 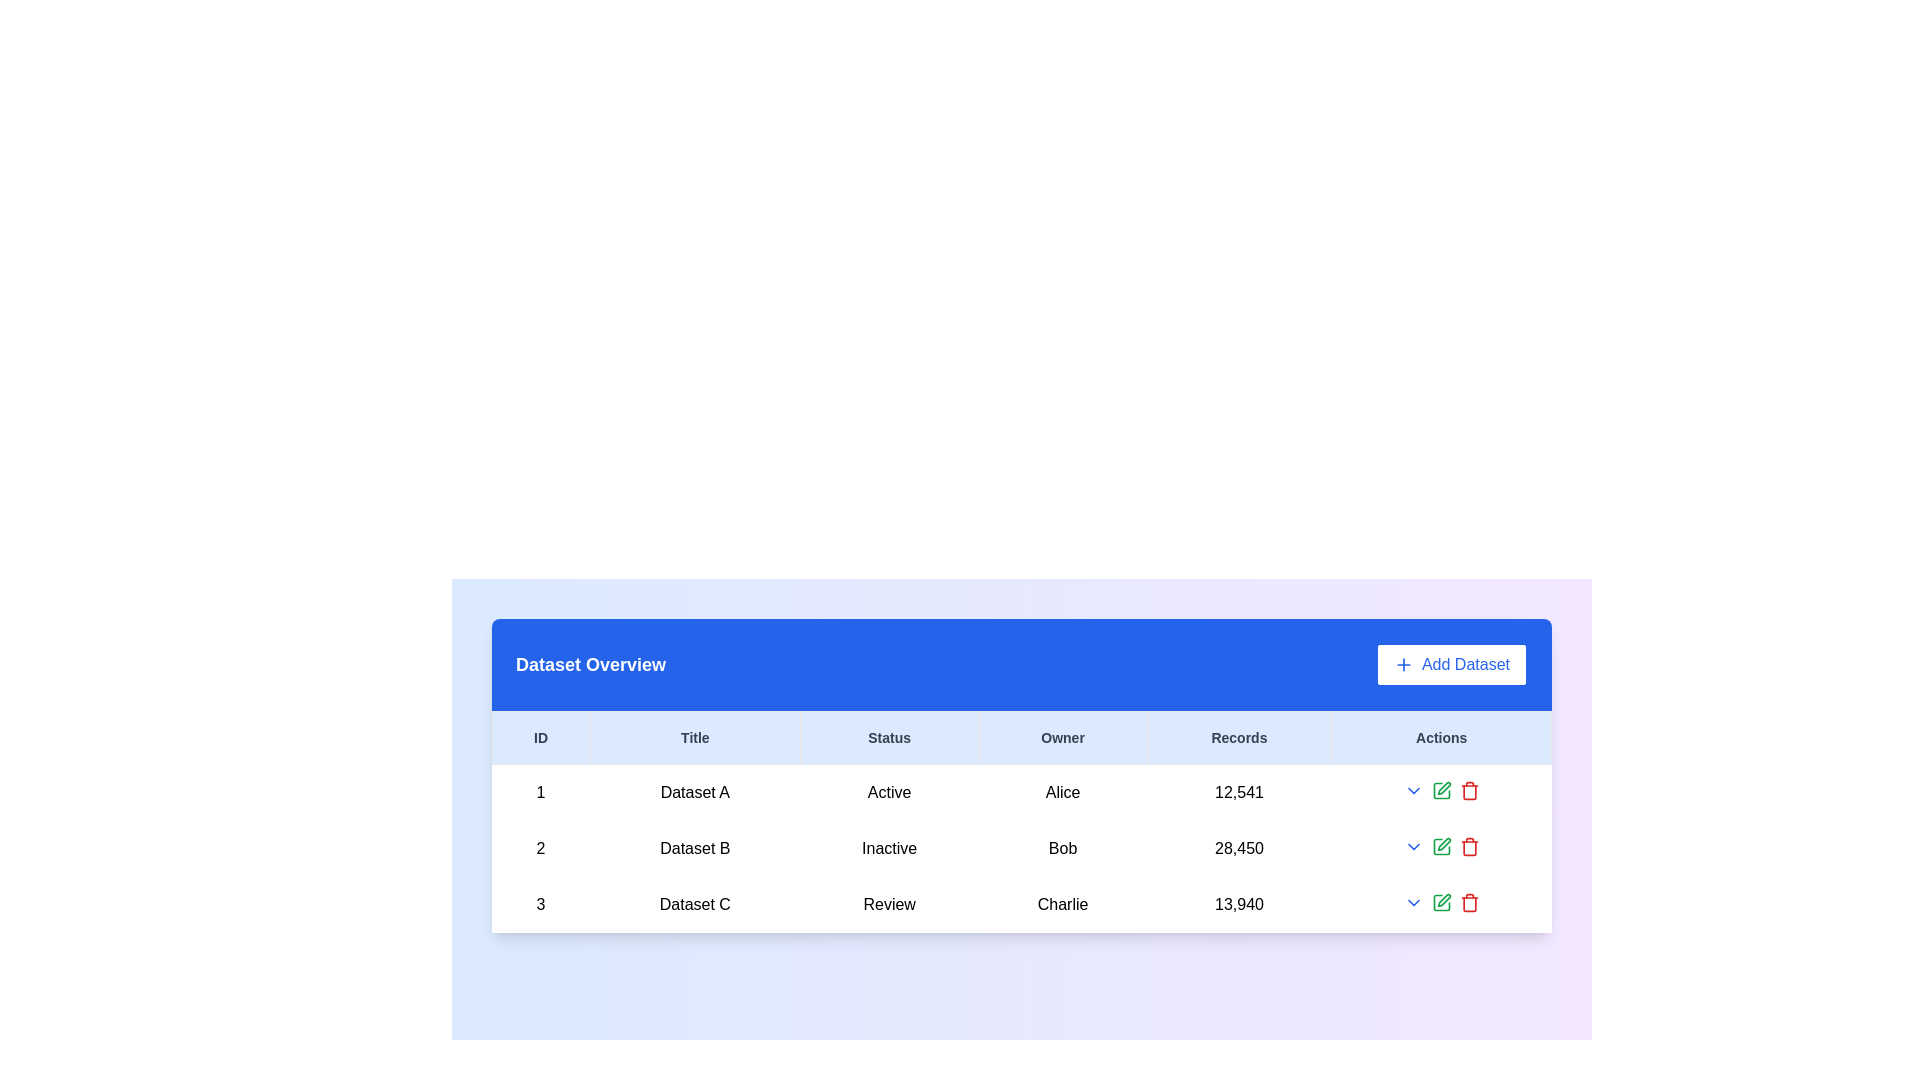 I want to click on the Dropdown toggle button located in the second row of the 'Actions' column in the dataset table to reveal additional options, so click(x=1412, y=847).